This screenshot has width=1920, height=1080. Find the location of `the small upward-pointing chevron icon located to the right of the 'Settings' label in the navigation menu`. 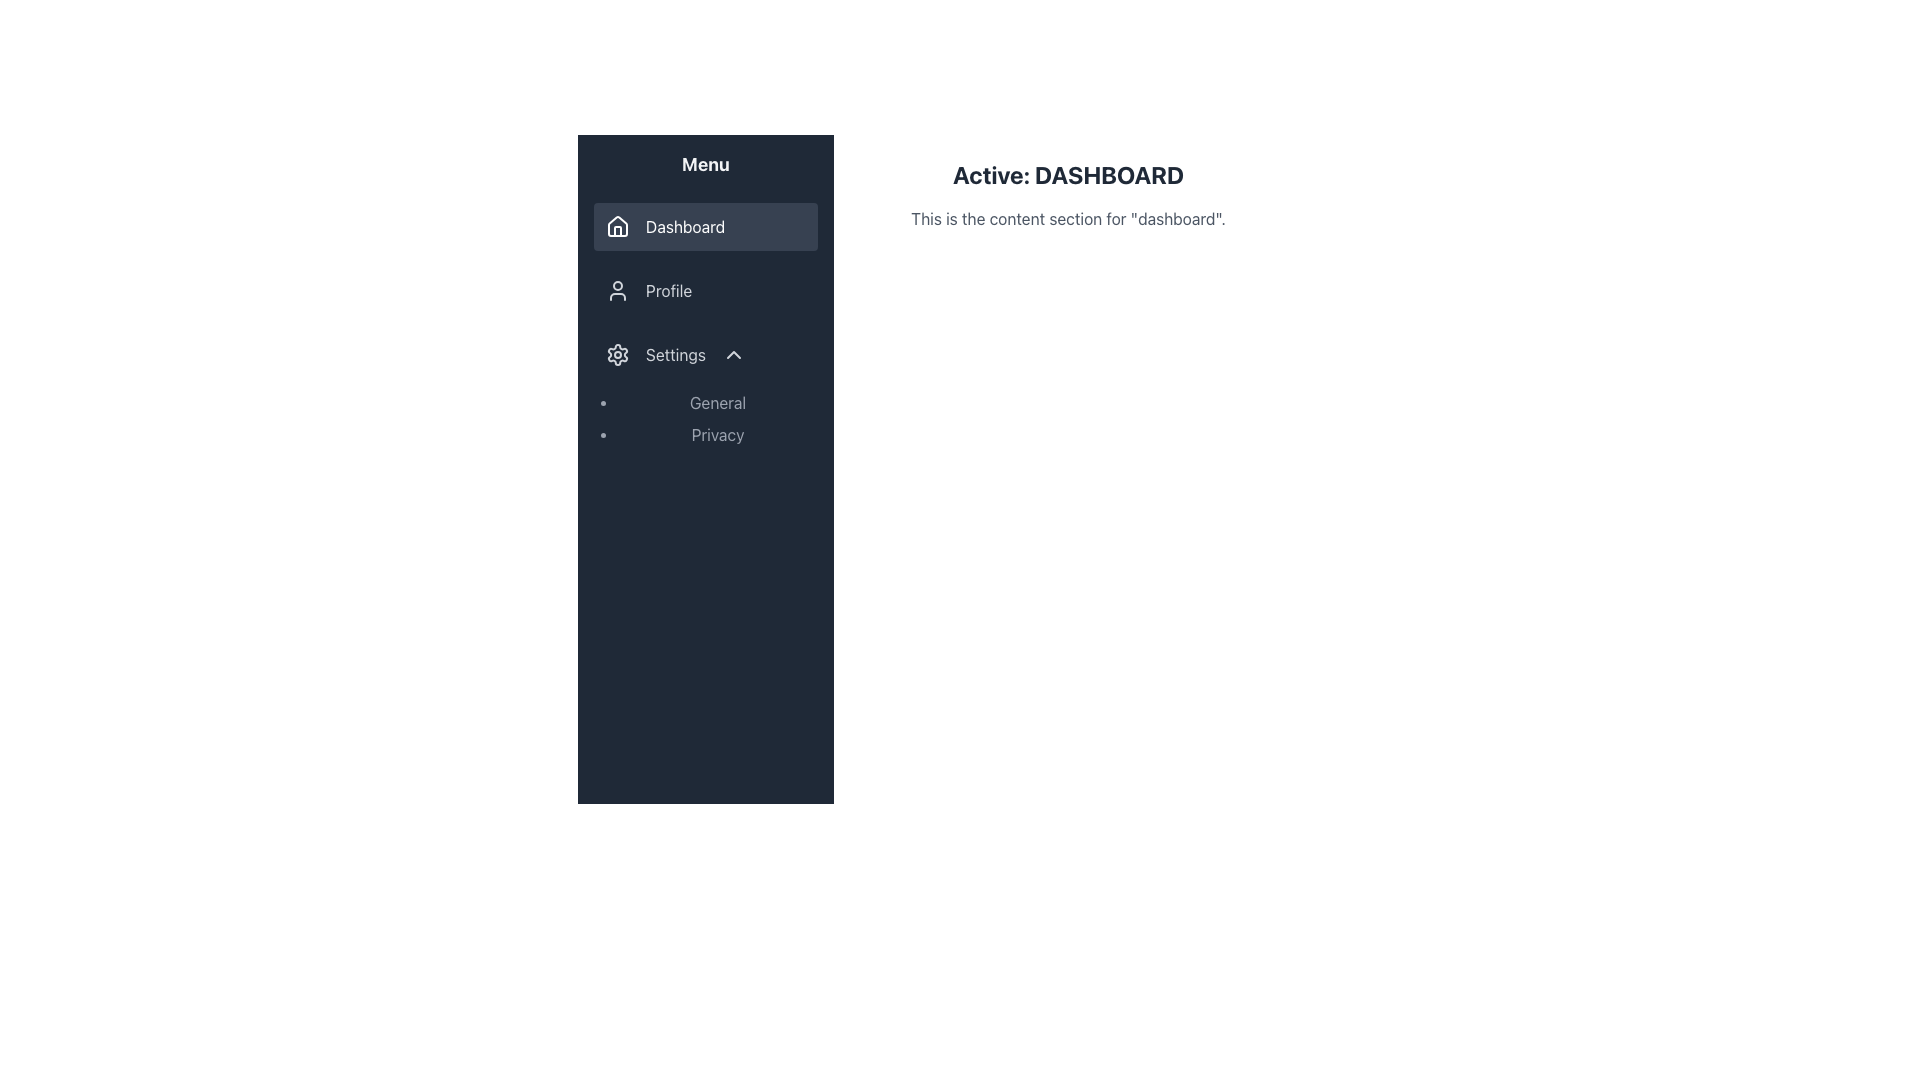

the small upward-pointing chevron icon located to the right of the 'Settings' label in the navigation menu is located at coordinates (732, 353).